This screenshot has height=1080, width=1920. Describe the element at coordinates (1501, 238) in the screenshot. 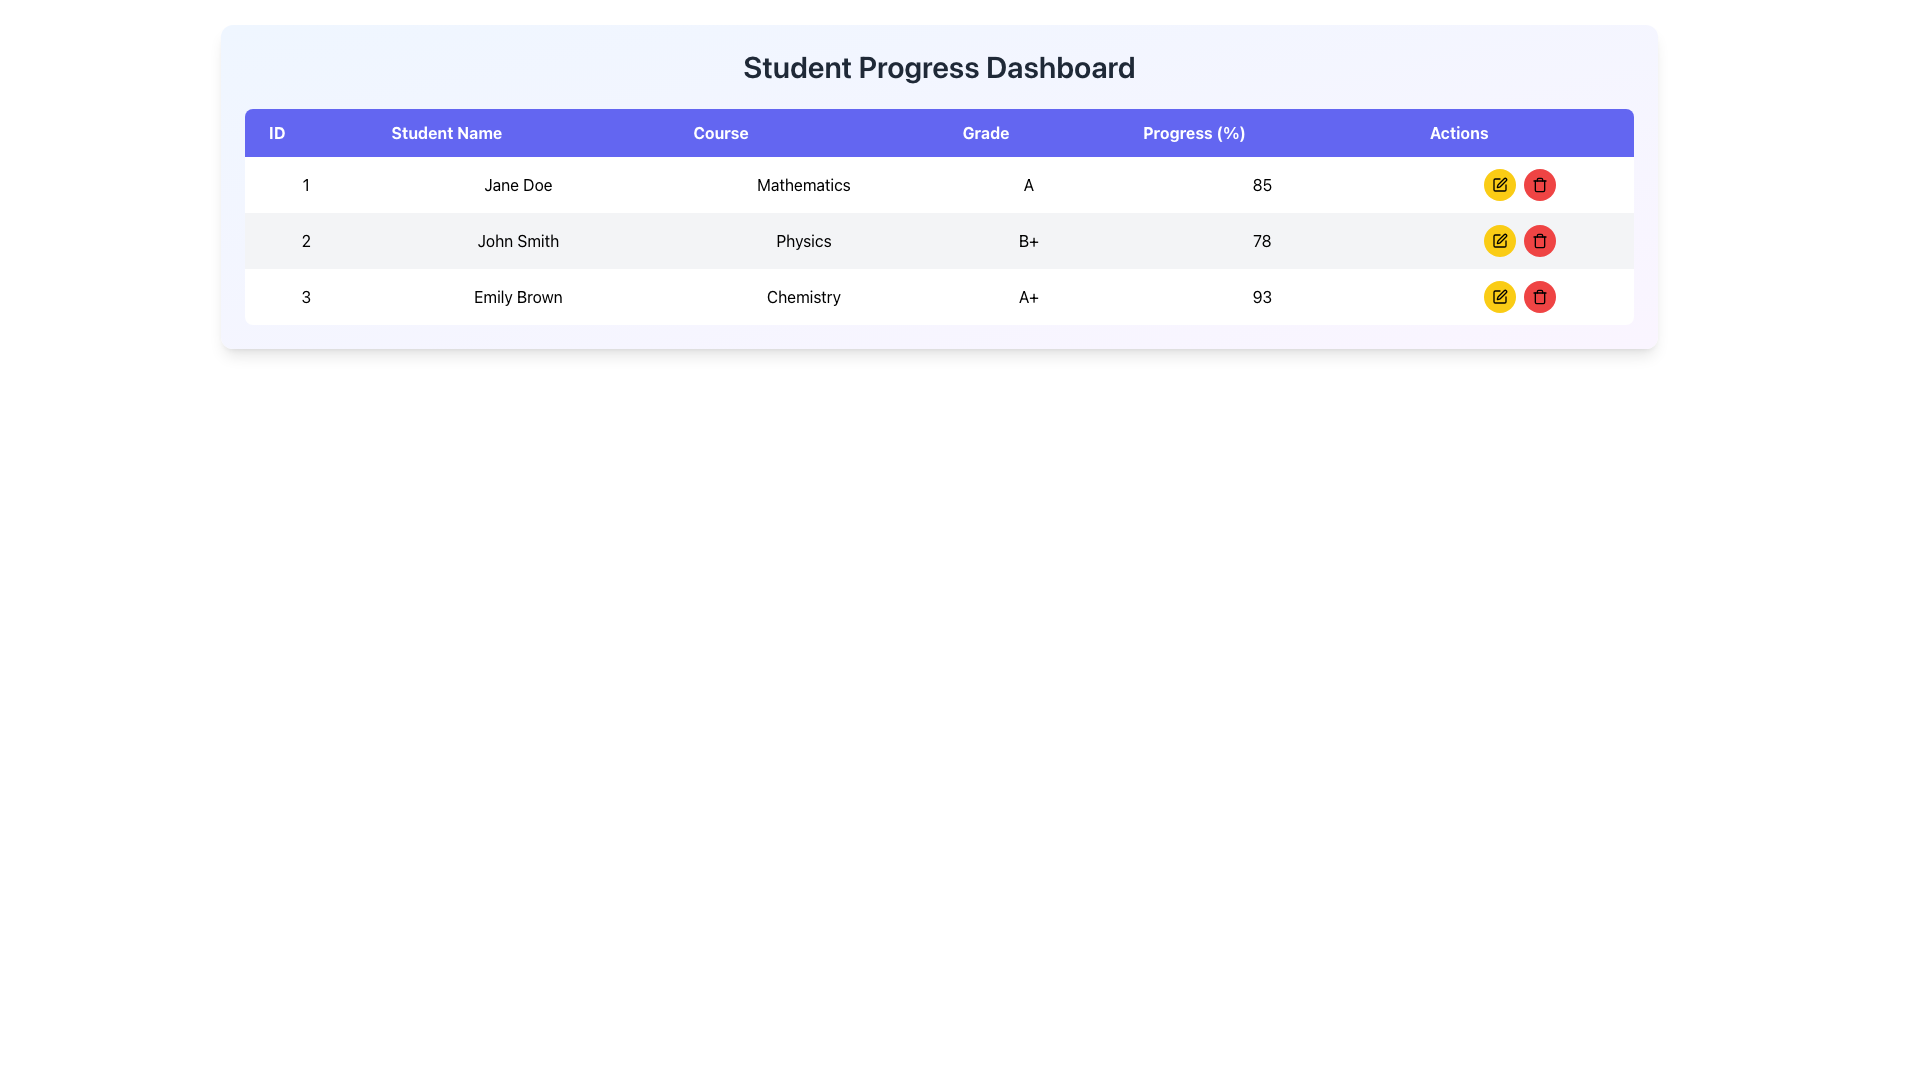

I see `the pen-shaped edit icon located in the 'Actions' column of the second row in the Student Progress Dashboard` at that location.